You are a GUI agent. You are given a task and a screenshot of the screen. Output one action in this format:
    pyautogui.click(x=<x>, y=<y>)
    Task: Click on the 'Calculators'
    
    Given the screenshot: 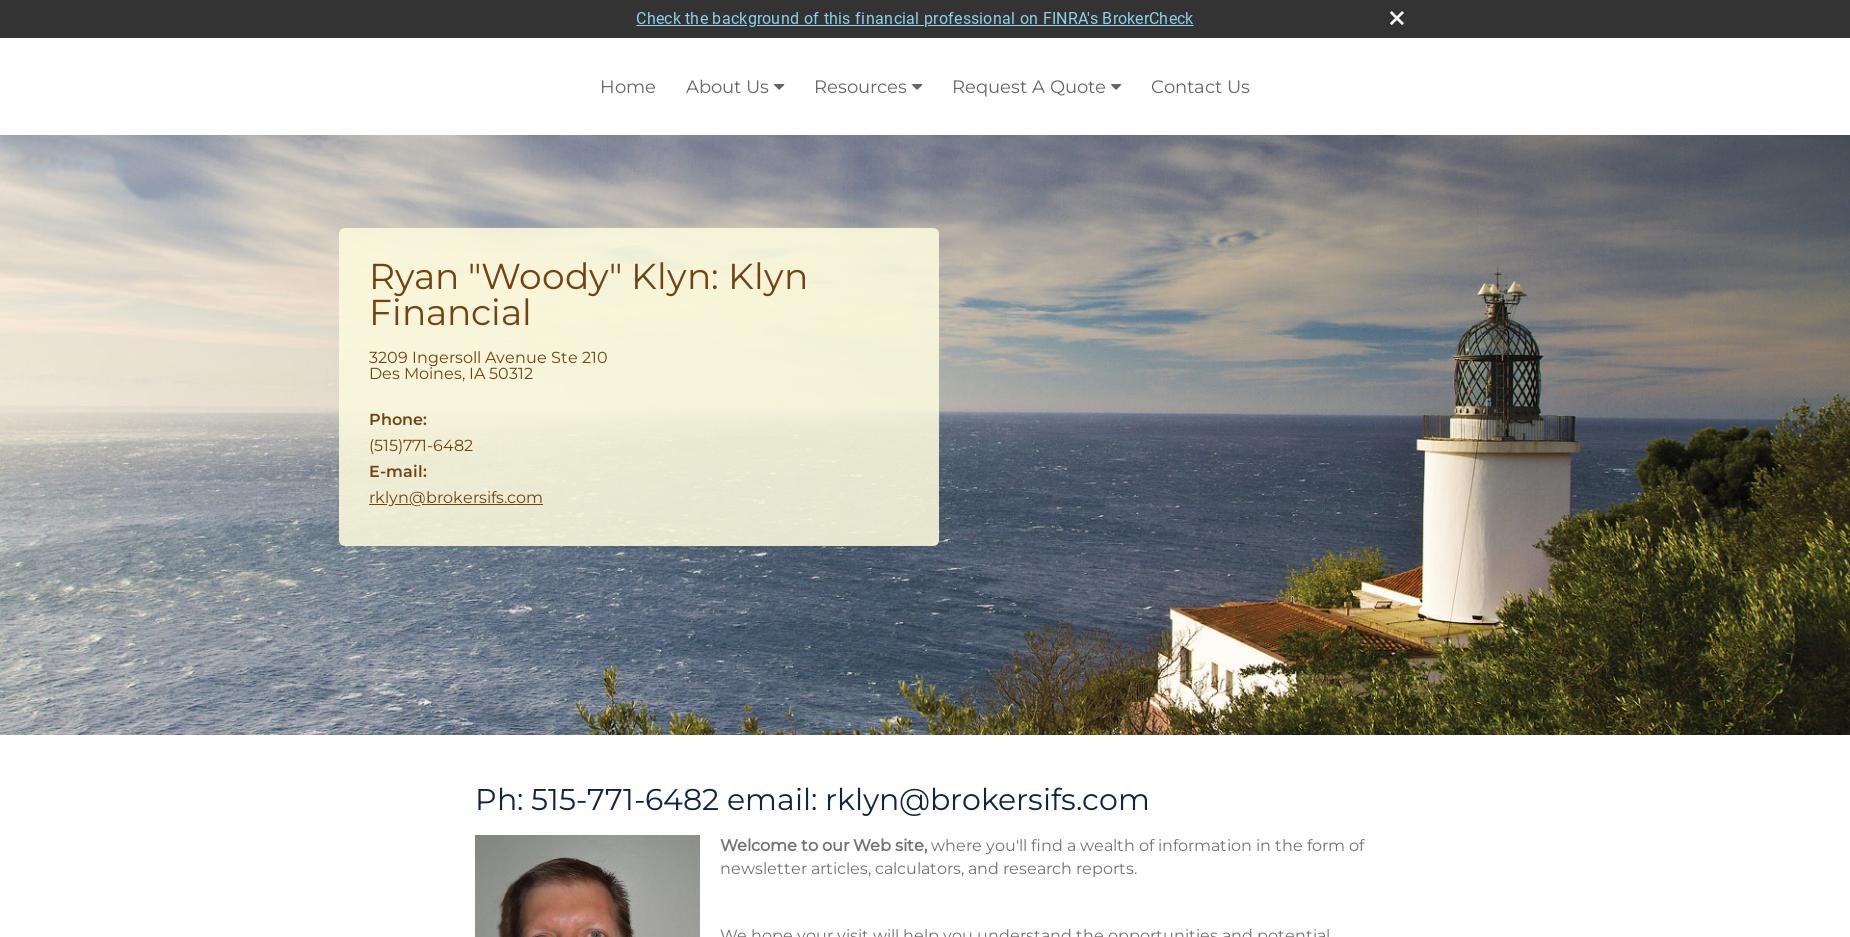 What is the action you would take?
    pyautogui.click(x=368, y=592)
    